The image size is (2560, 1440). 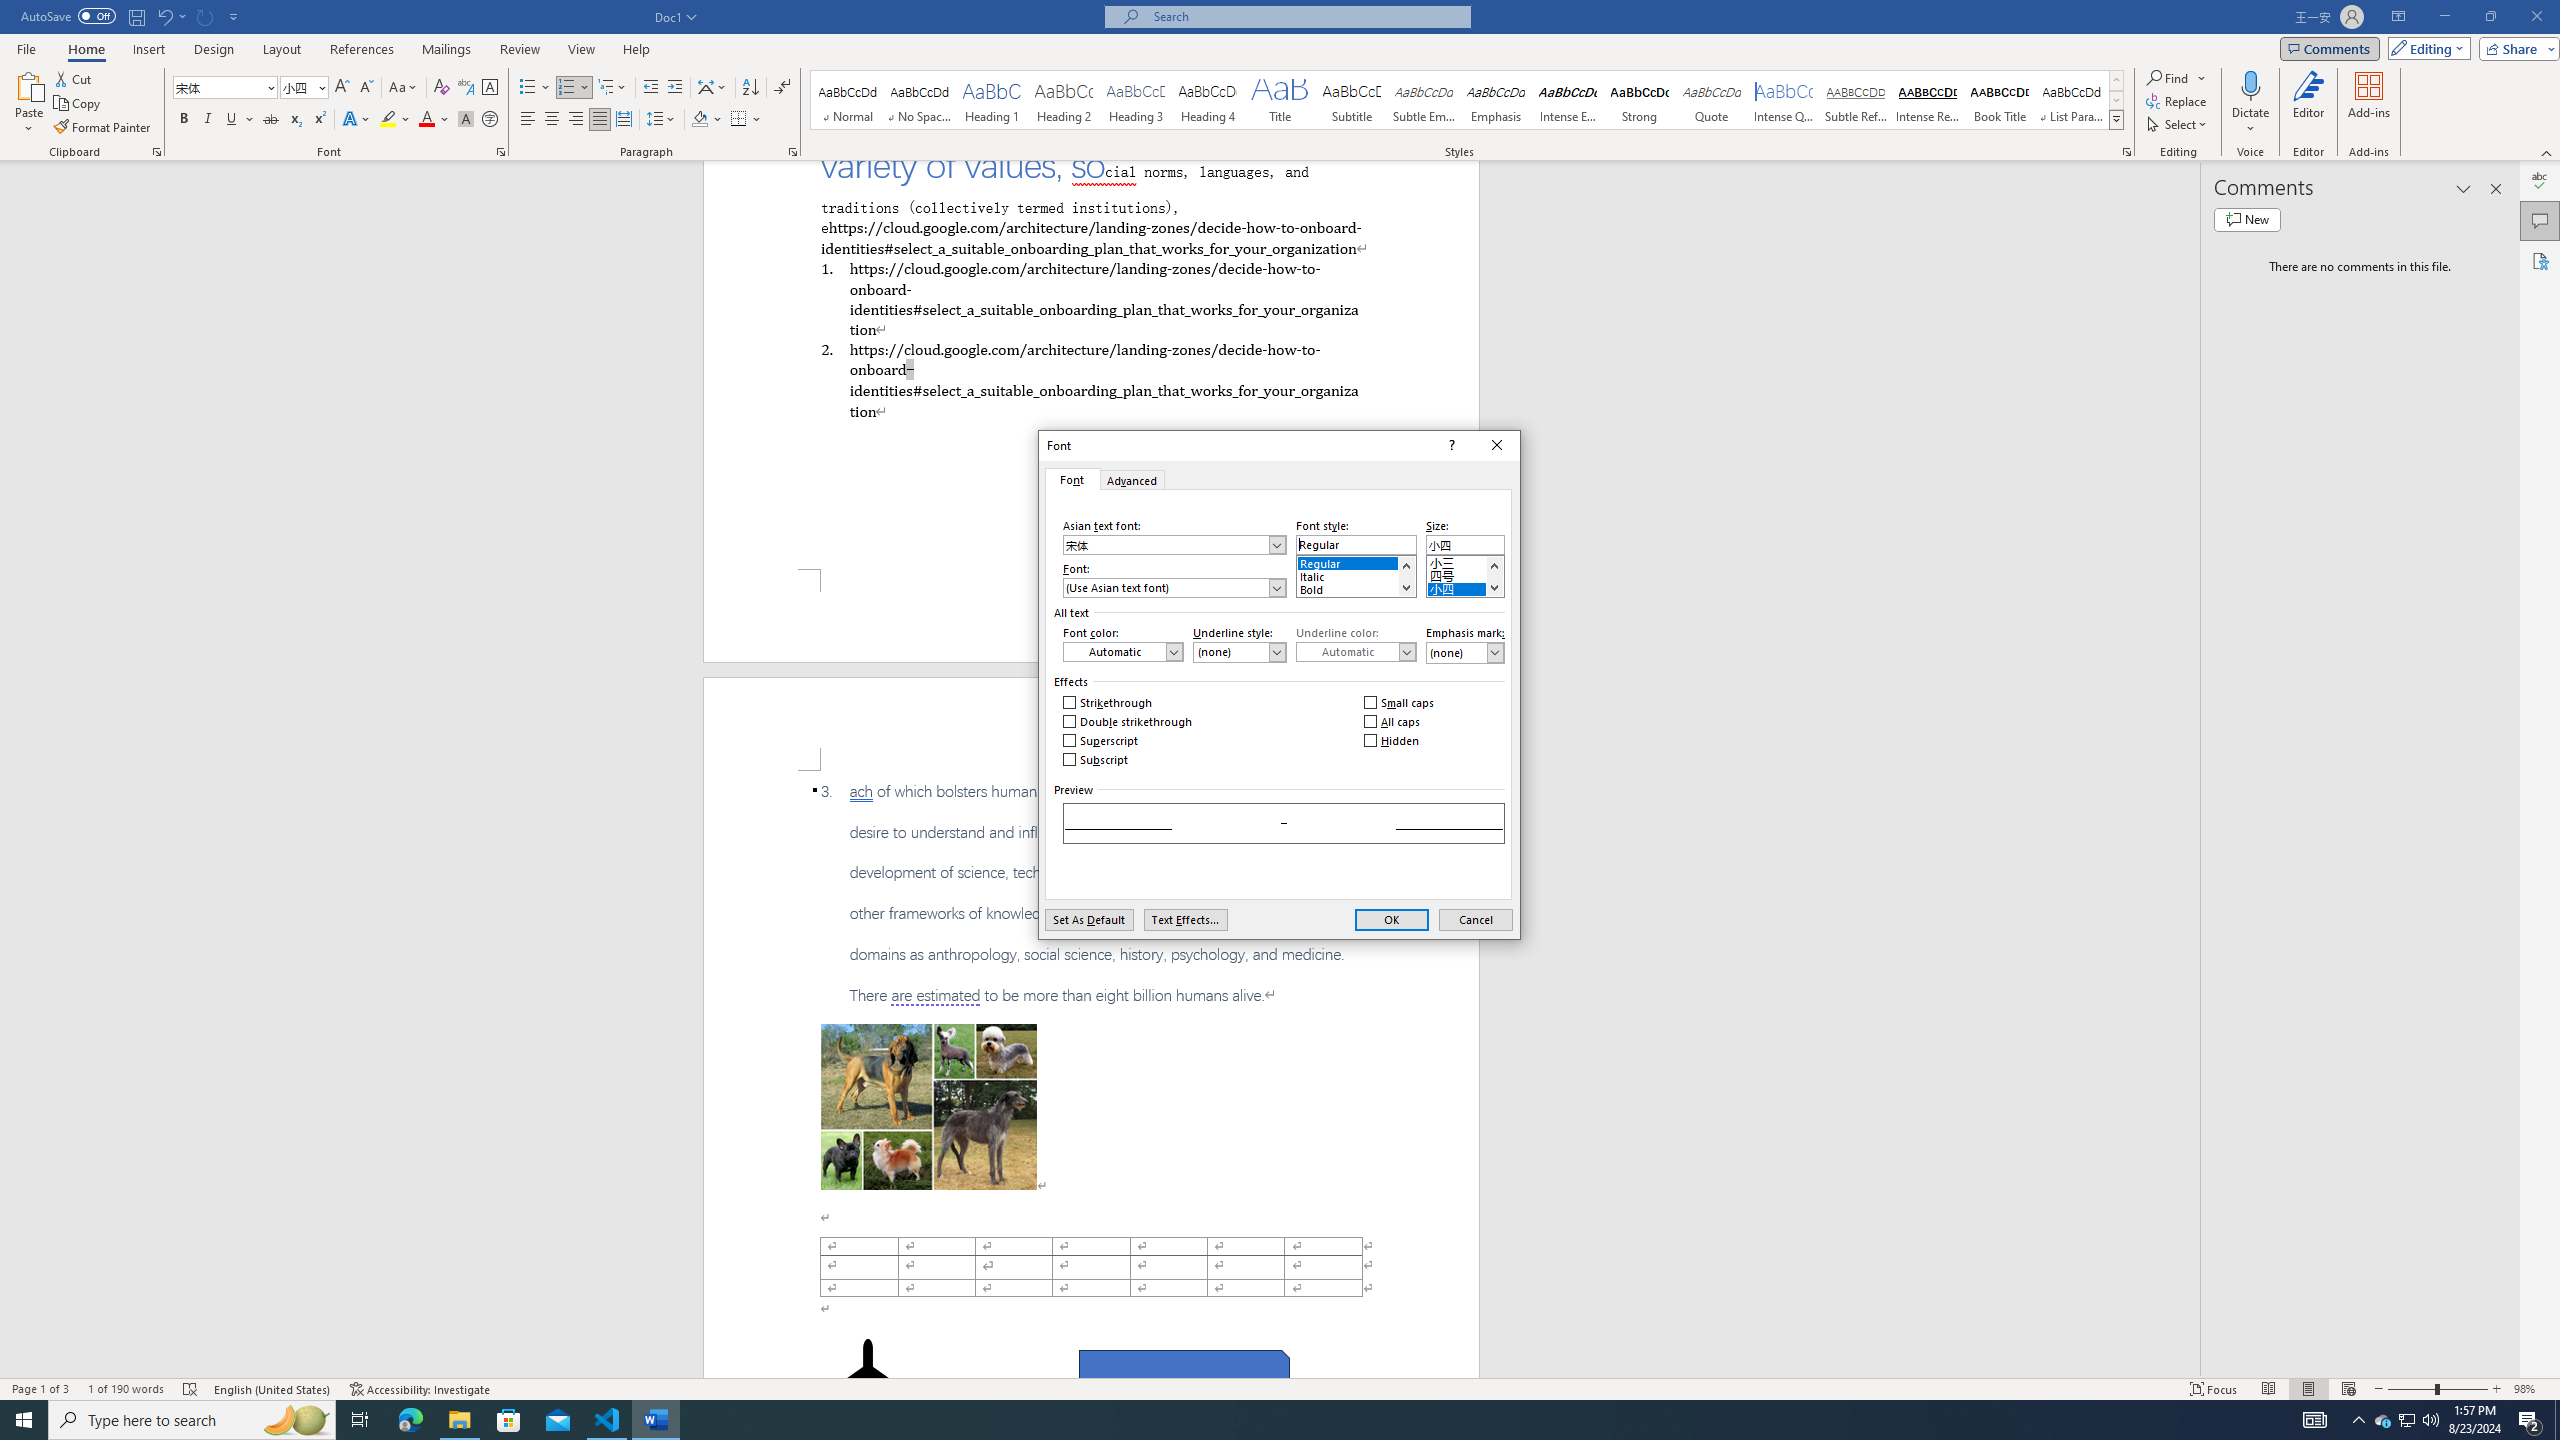 What do you see at coordinates (611, 87) in the screenshot?
I see `'Multilevel List'` at bounding box center [611, 87].